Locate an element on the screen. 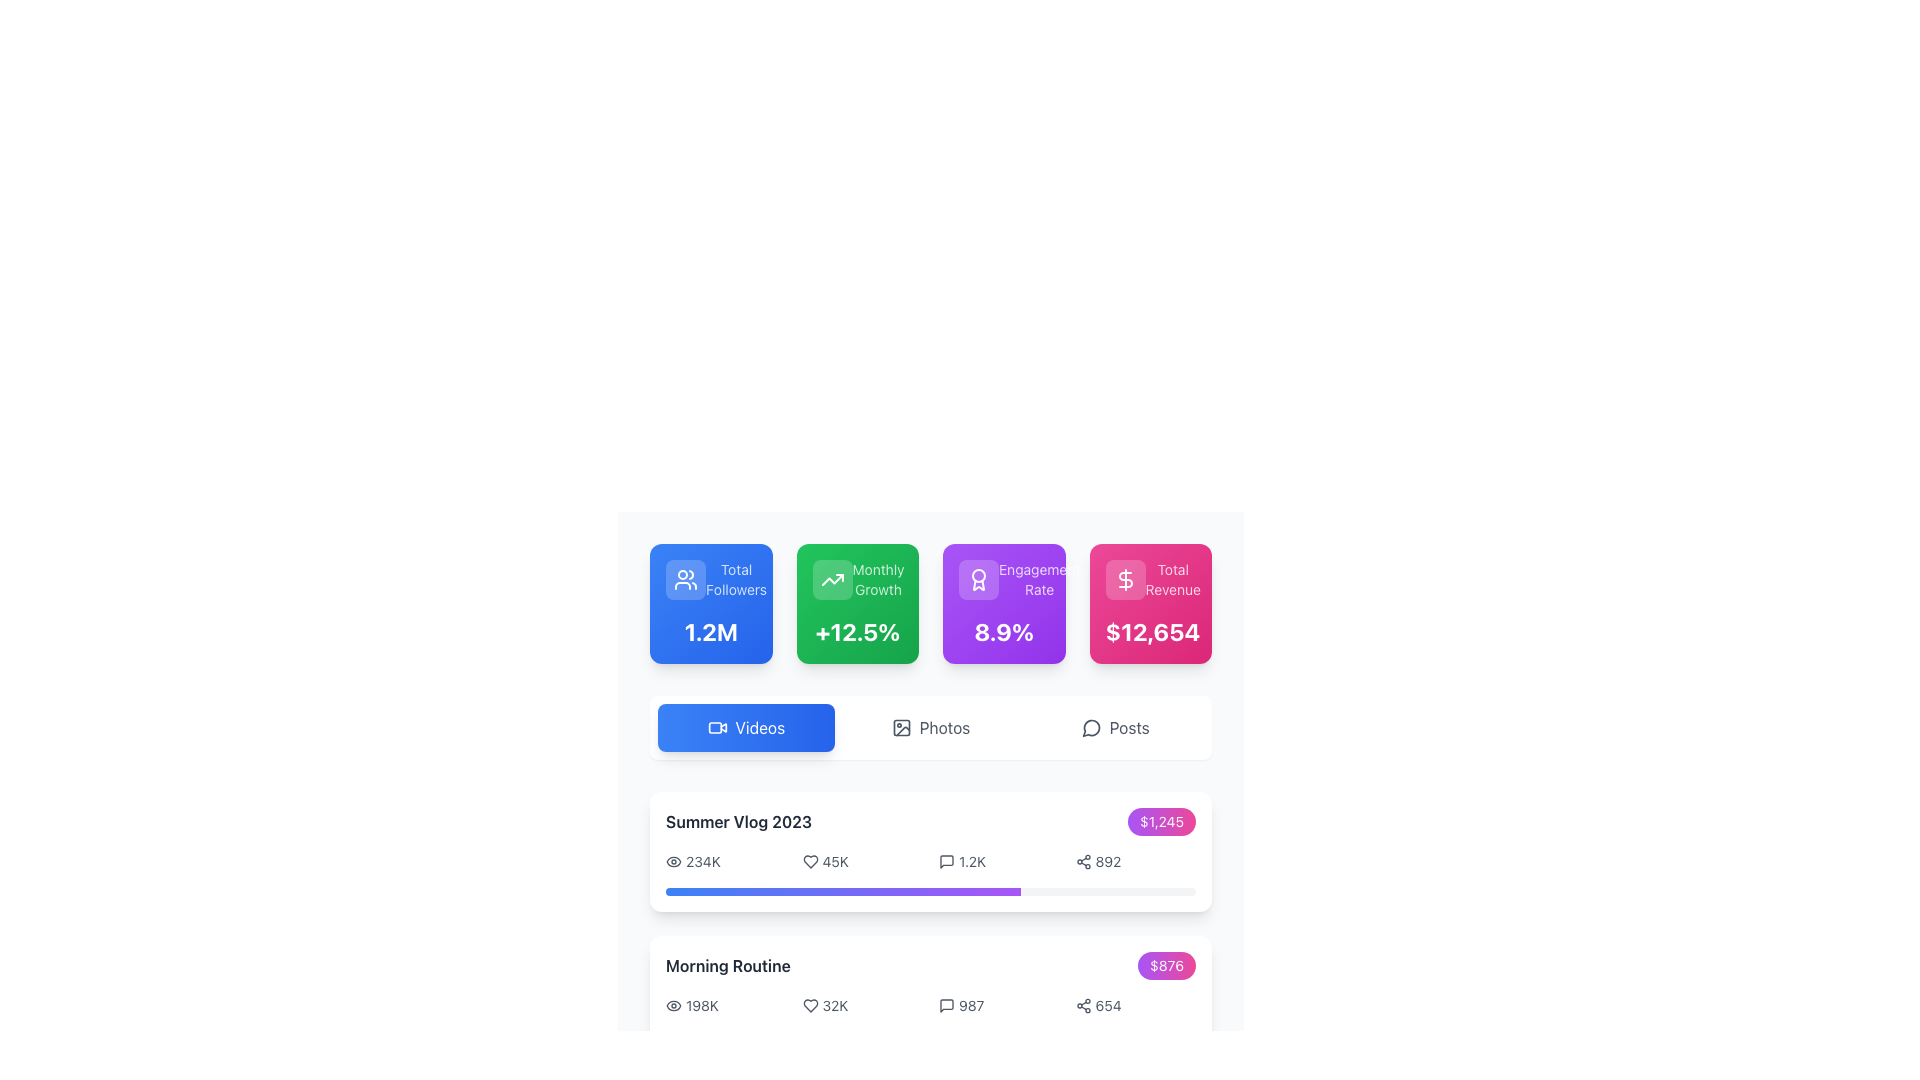  the dollar sign icon, which is styled in white and located on a magenta-pink background within the 'Total Revenue' tile at the top-right corner of the four tiles section is located at coordinates (1125, 579).